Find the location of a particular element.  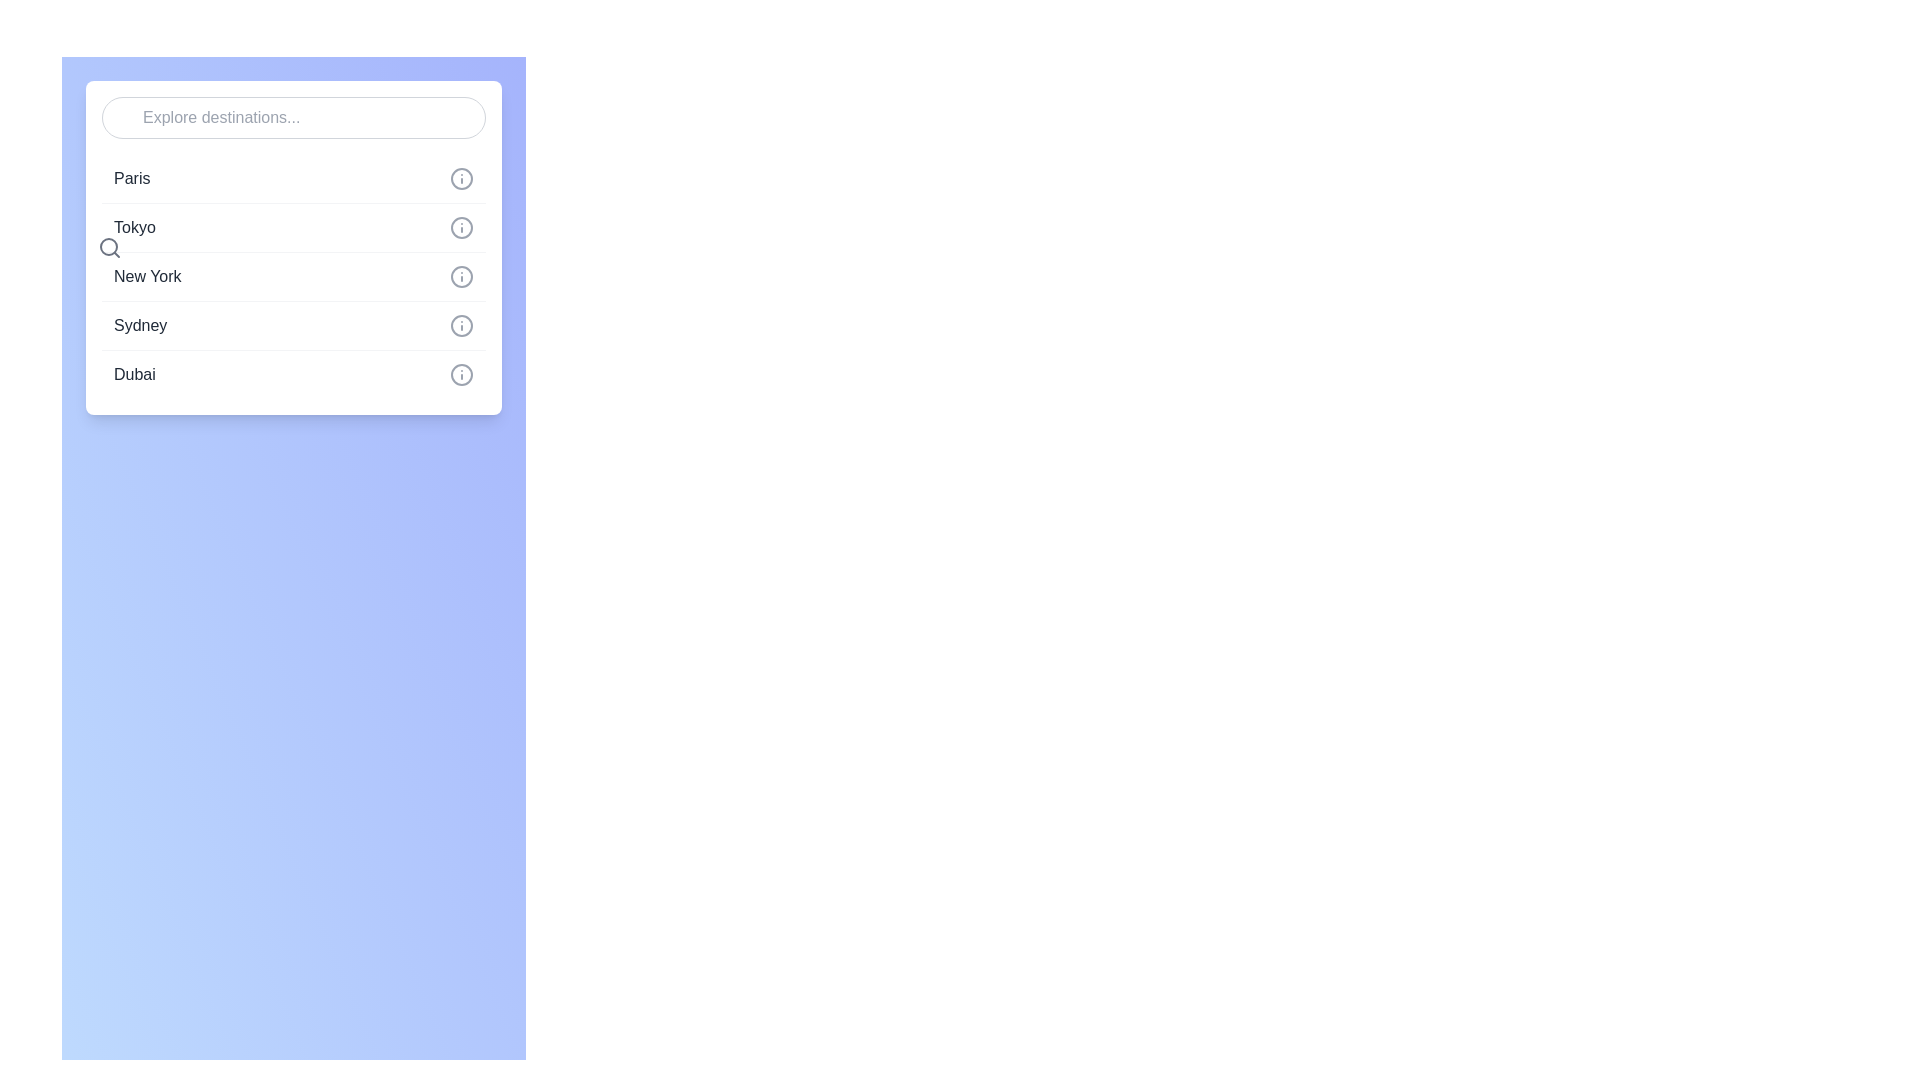

text label displaying the destination name 'Paris' located in the first row of the destination list, aligned to the left under the 'Explore destinations...' search bar is located at coordinates (131, 177).